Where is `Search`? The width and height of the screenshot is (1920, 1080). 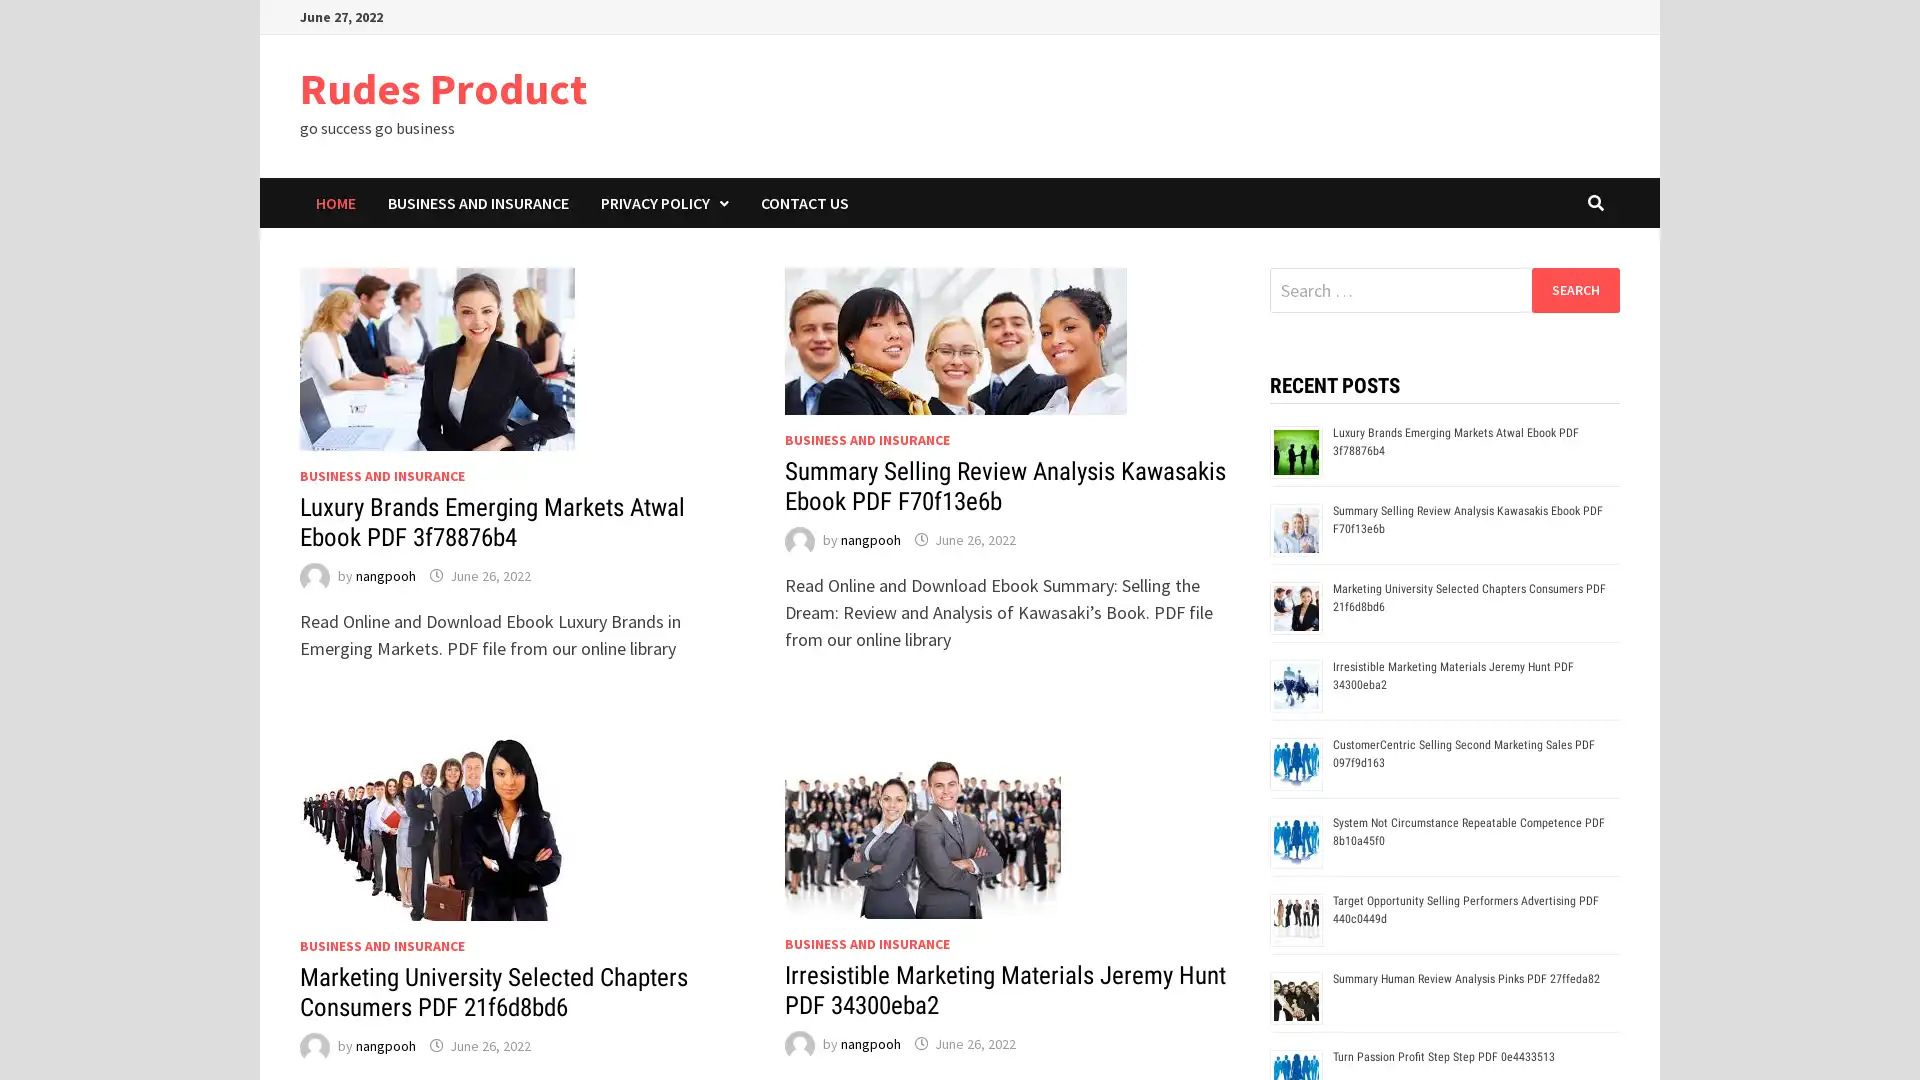
Search is located at coordinates (1574, 289).